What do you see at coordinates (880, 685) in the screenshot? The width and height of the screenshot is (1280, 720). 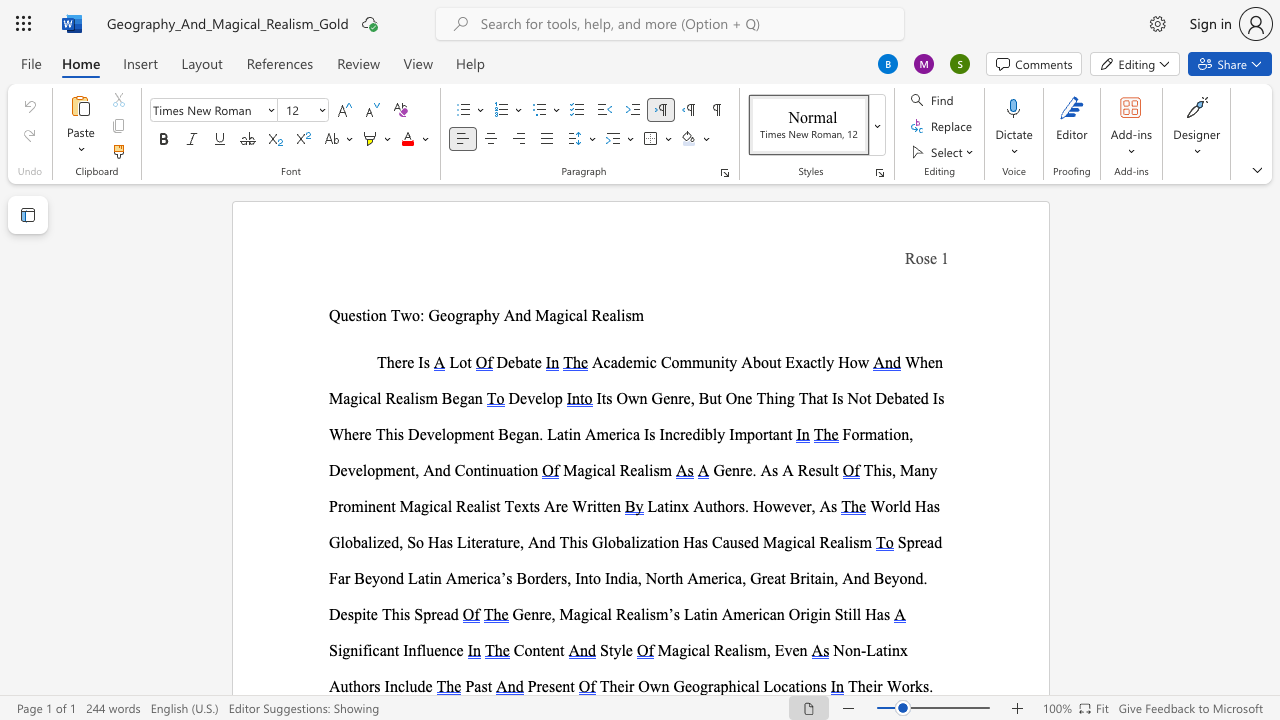 I see `the 1th character "r" in the text` at bounding box center [880, 685].